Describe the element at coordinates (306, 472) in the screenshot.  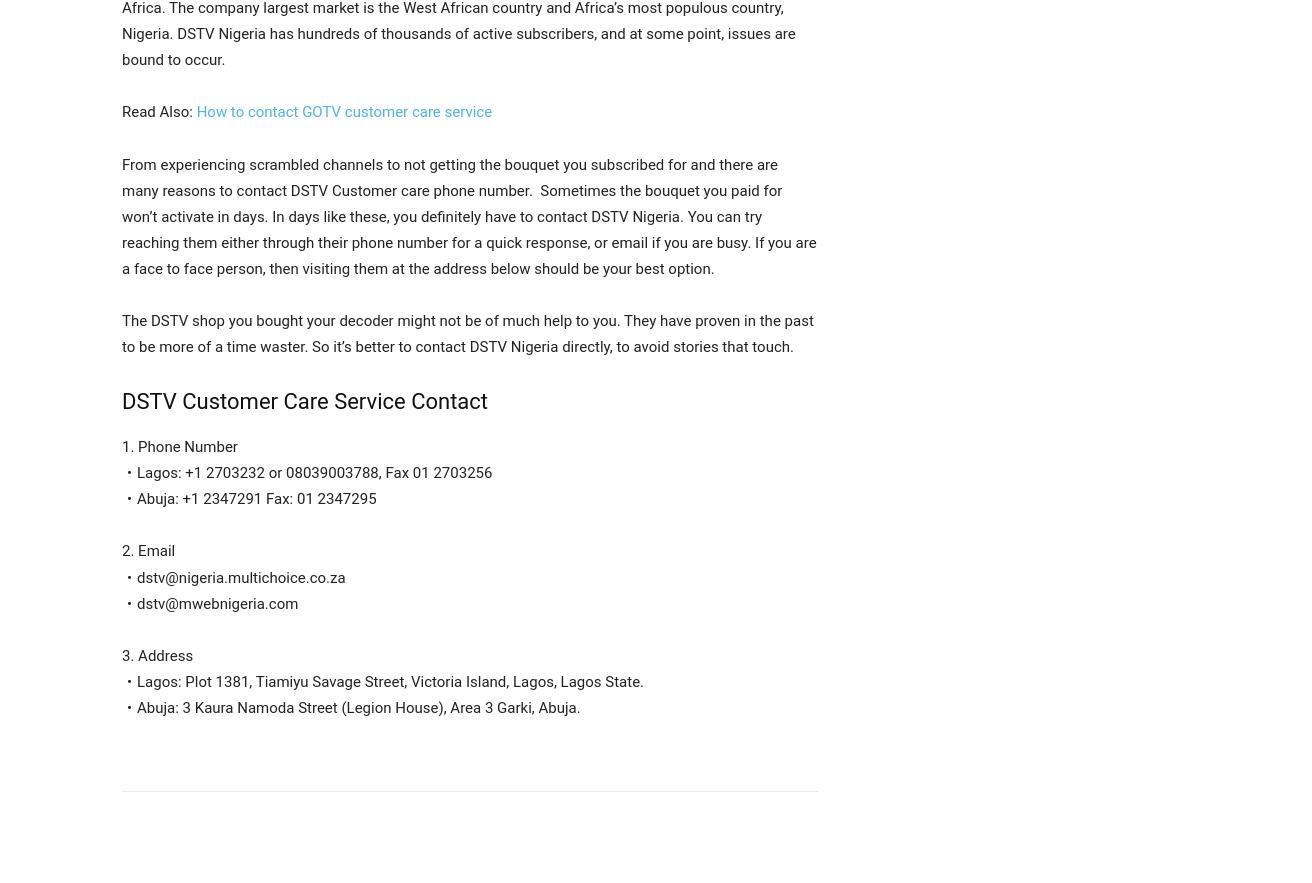
I see `'・Lagos: +1 2703232 or 08039003788, Fax 01 2703256'` at that location.